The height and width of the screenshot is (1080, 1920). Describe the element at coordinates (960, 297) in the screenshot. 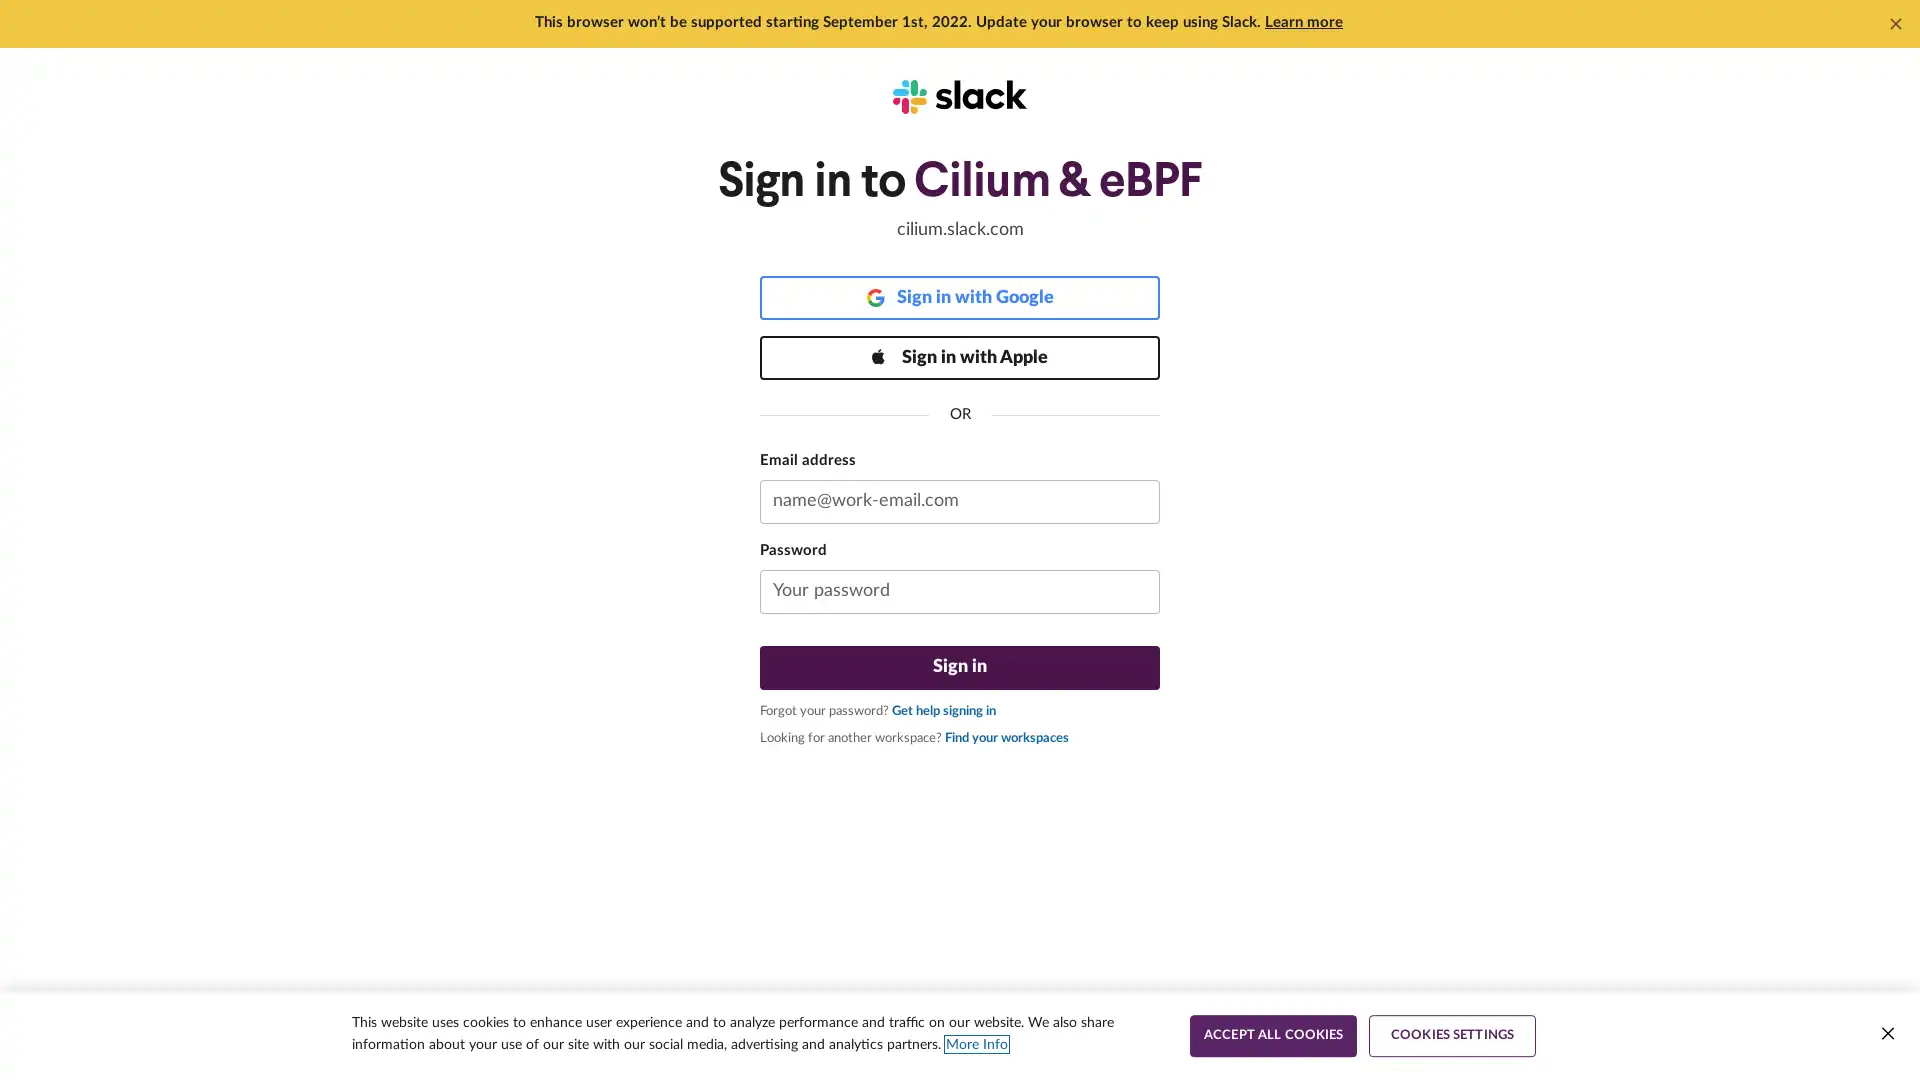

I see `Sign in with Google` at that location.